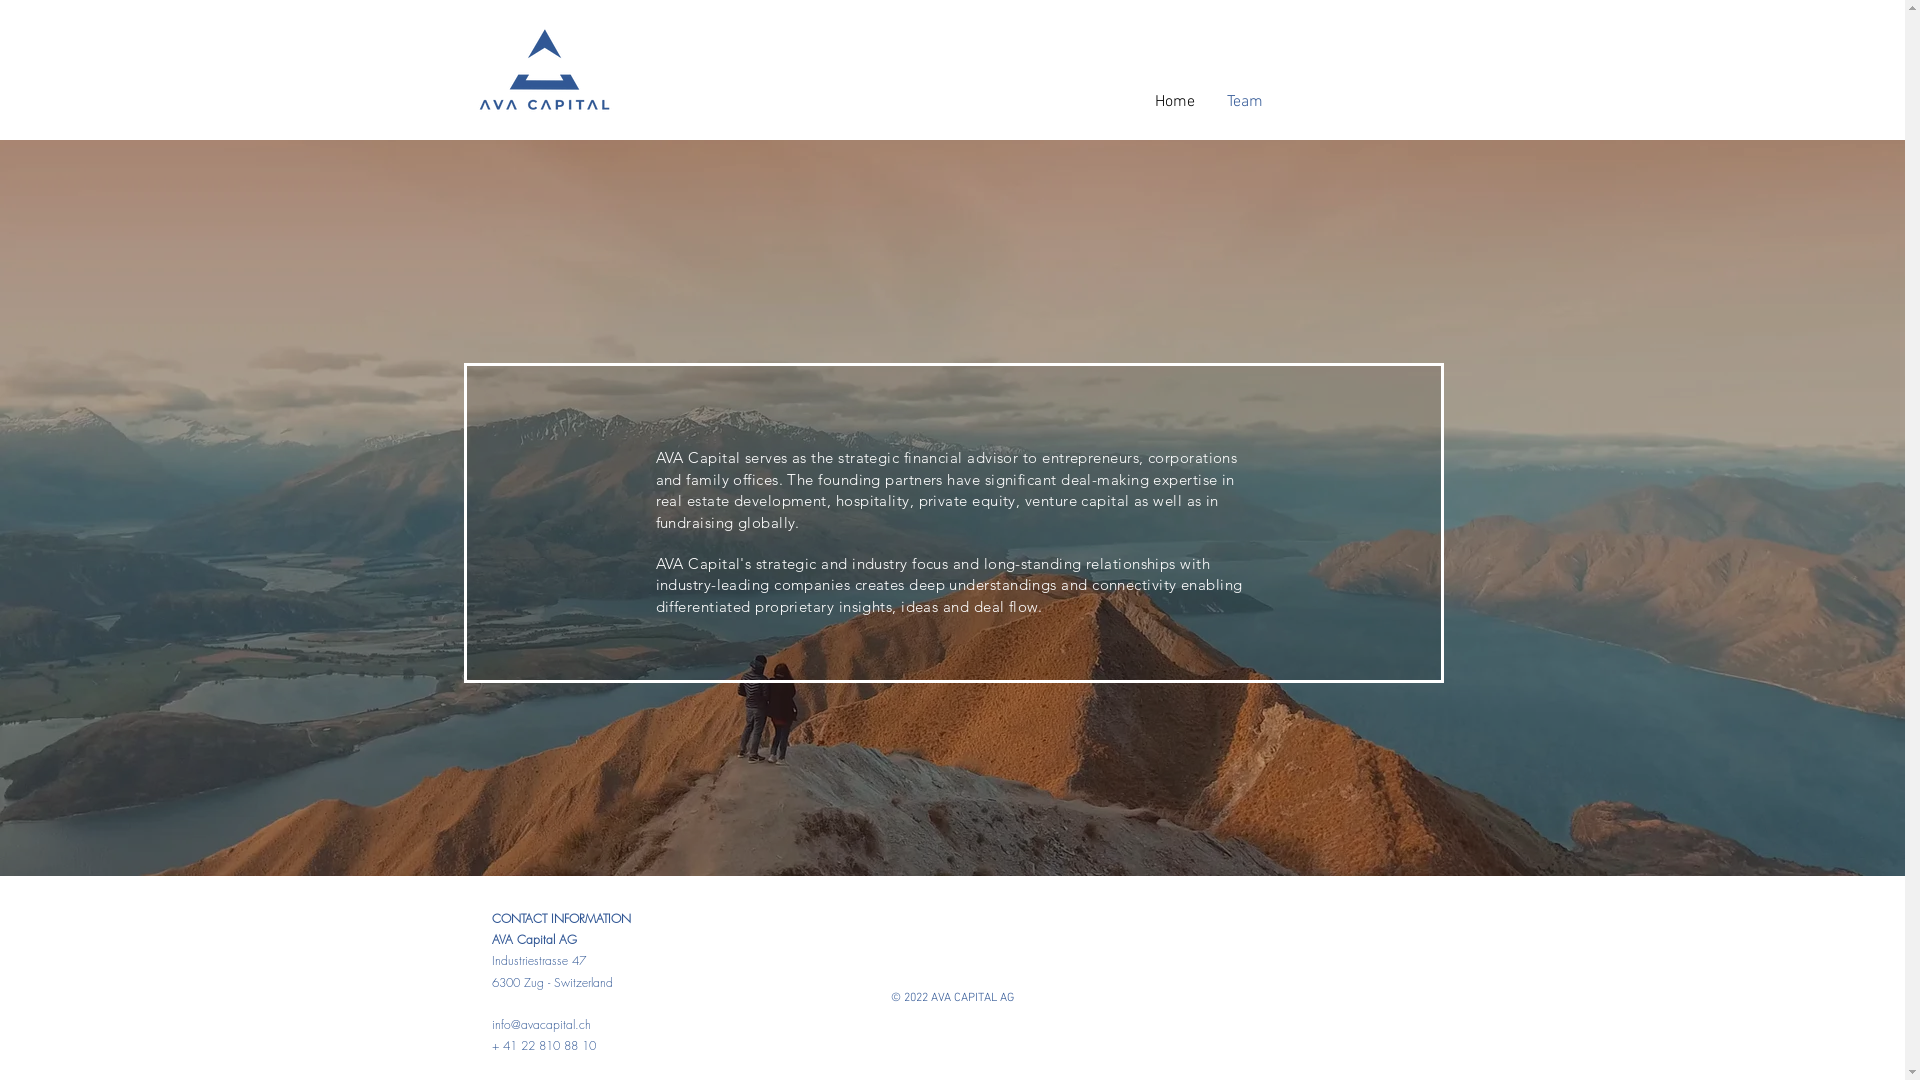 This screenshot has width=1920, height=1080. What do you see at coordinates (541, 1024) in the screenshot?
I see `'info@avacapital.ch'` at bounding box center [541, 1024].